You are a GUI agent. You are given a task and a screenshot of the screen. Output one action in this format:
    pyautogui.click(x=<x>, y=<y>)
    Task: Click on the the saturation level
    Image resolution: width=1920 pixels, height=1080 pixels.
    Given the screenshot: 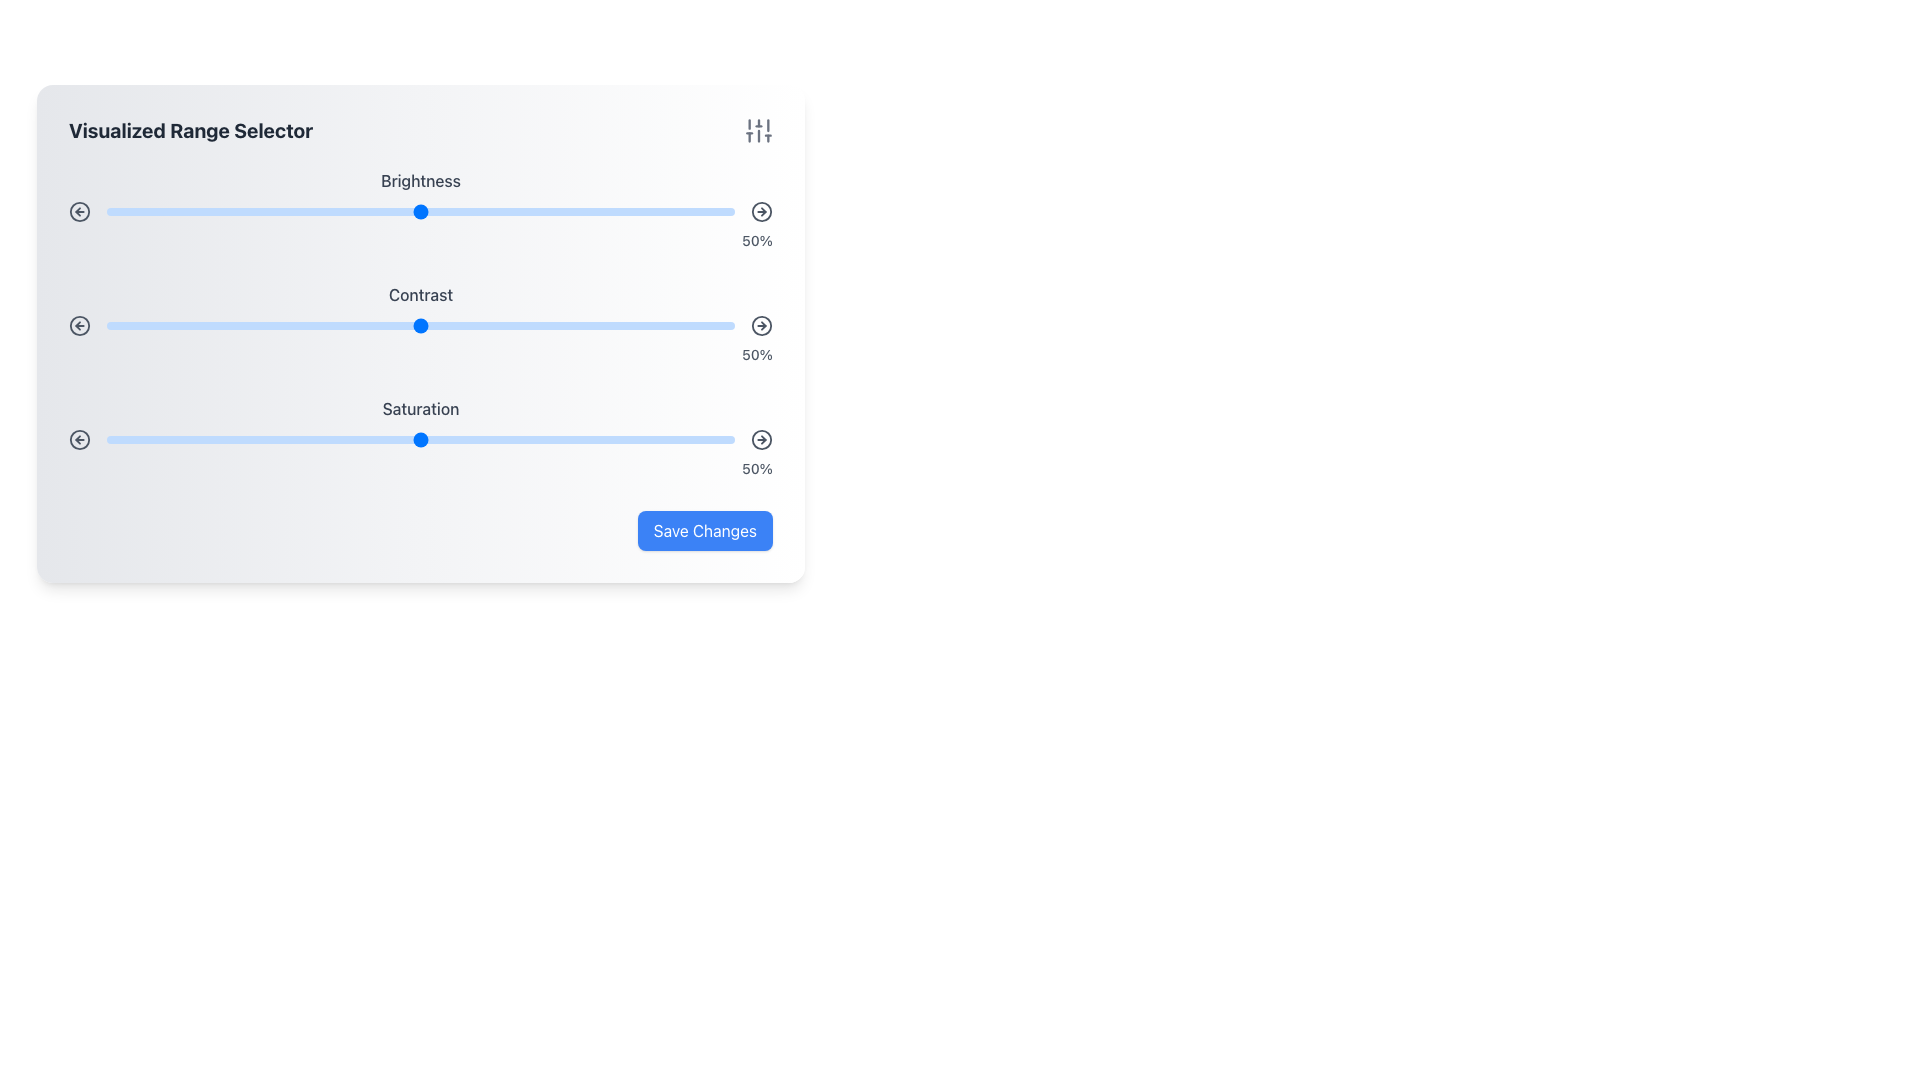 What is the action you would take?
    pyautogui.click(x=244, y=438)
    